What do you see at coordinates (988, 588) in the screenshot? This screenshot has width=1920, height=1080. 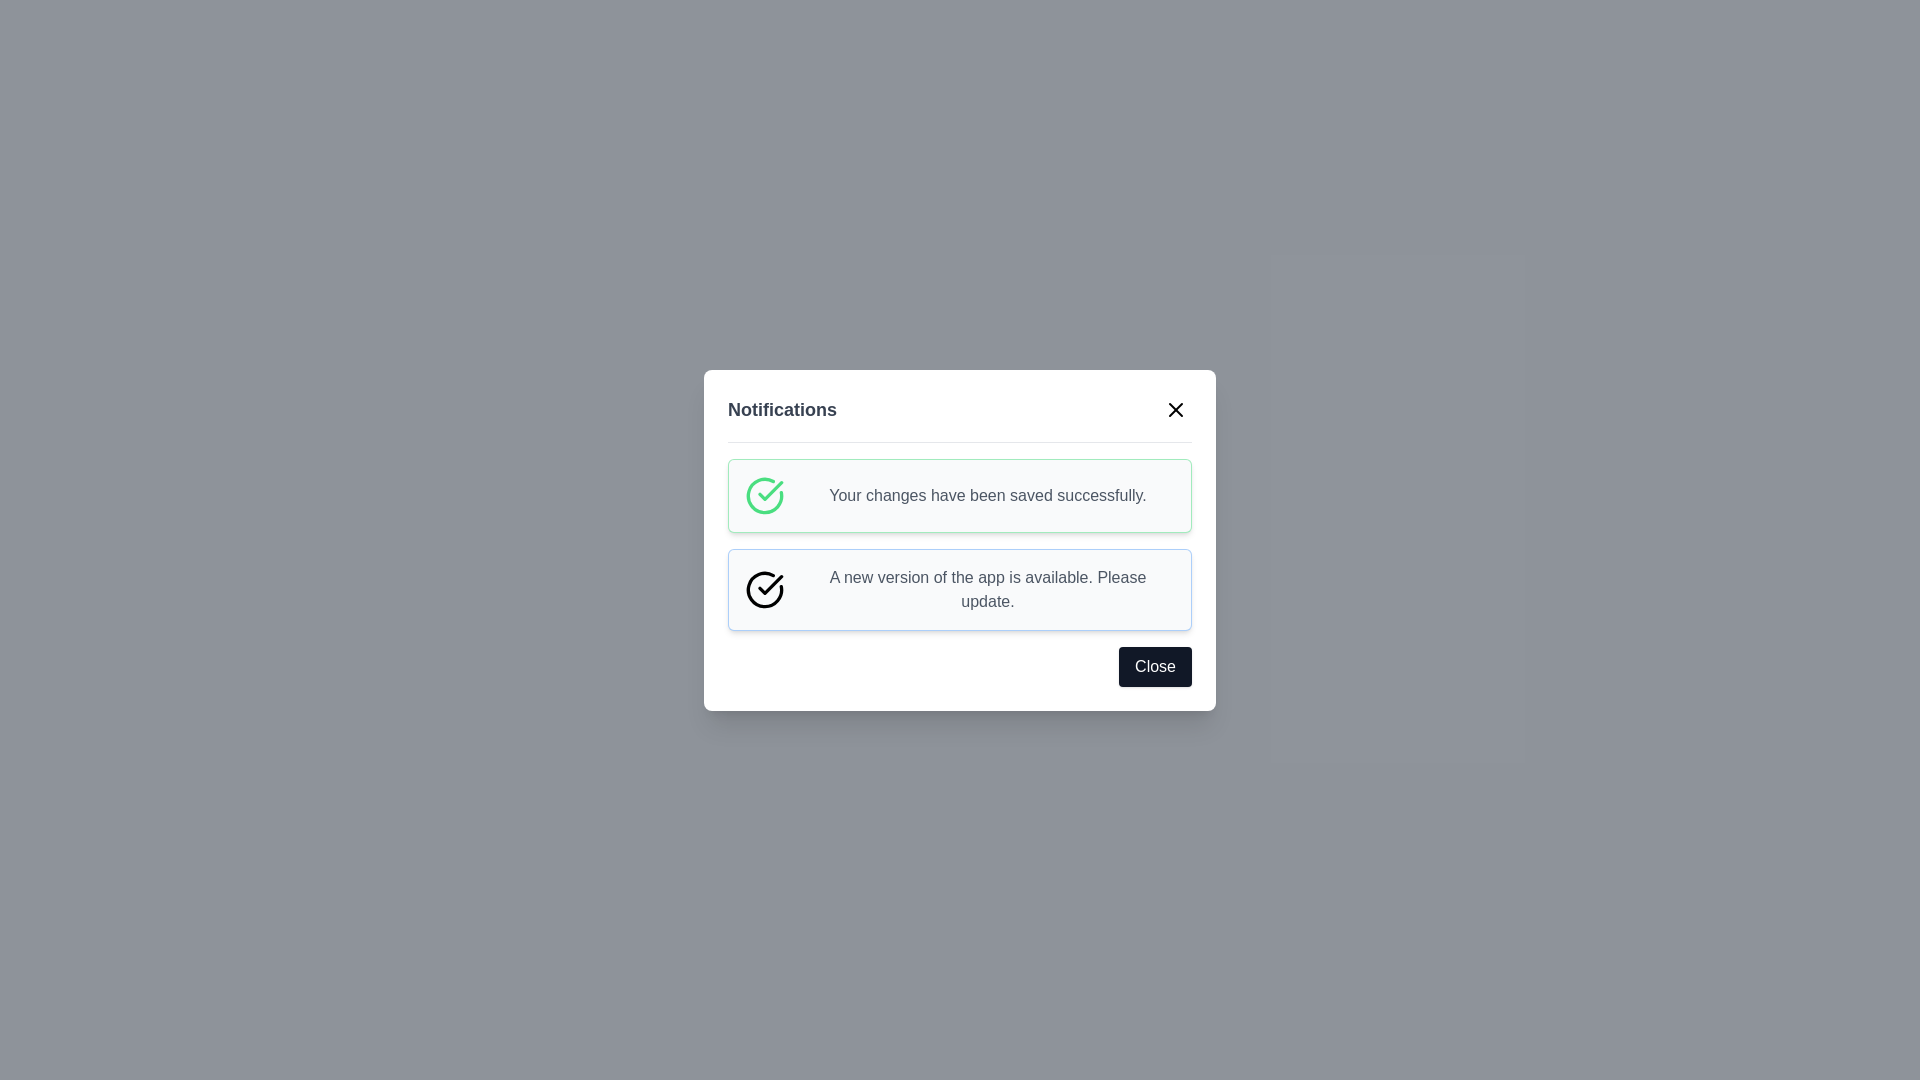 I see `the text label that informs users about the availability of a new version of the app, positioned in the lower portion of the notification card, below another notification item and above the 'Close' button` at bounding box center [988, 588].